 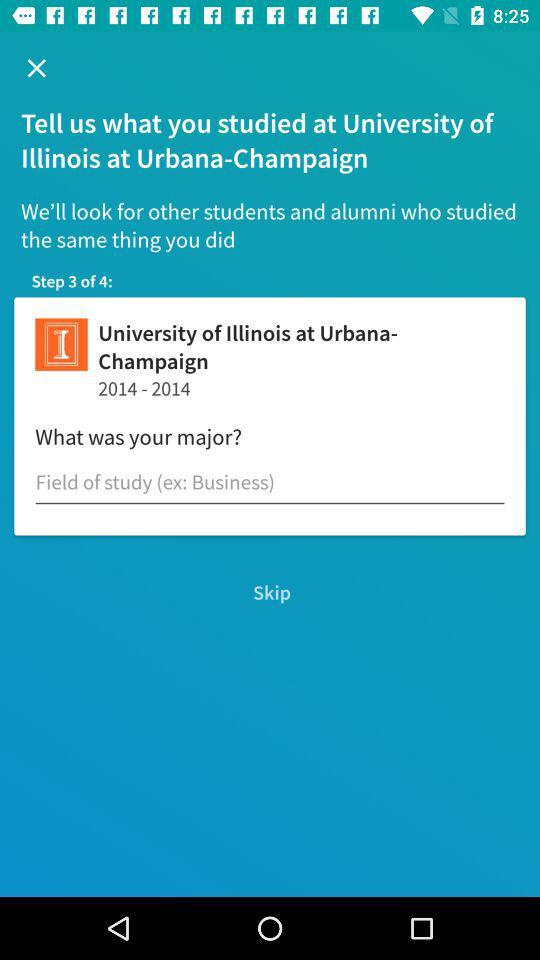 What do you see at coordinates (270, 592) in the screenshot?
I see `the skip icon` at bounding box center [270, 592].